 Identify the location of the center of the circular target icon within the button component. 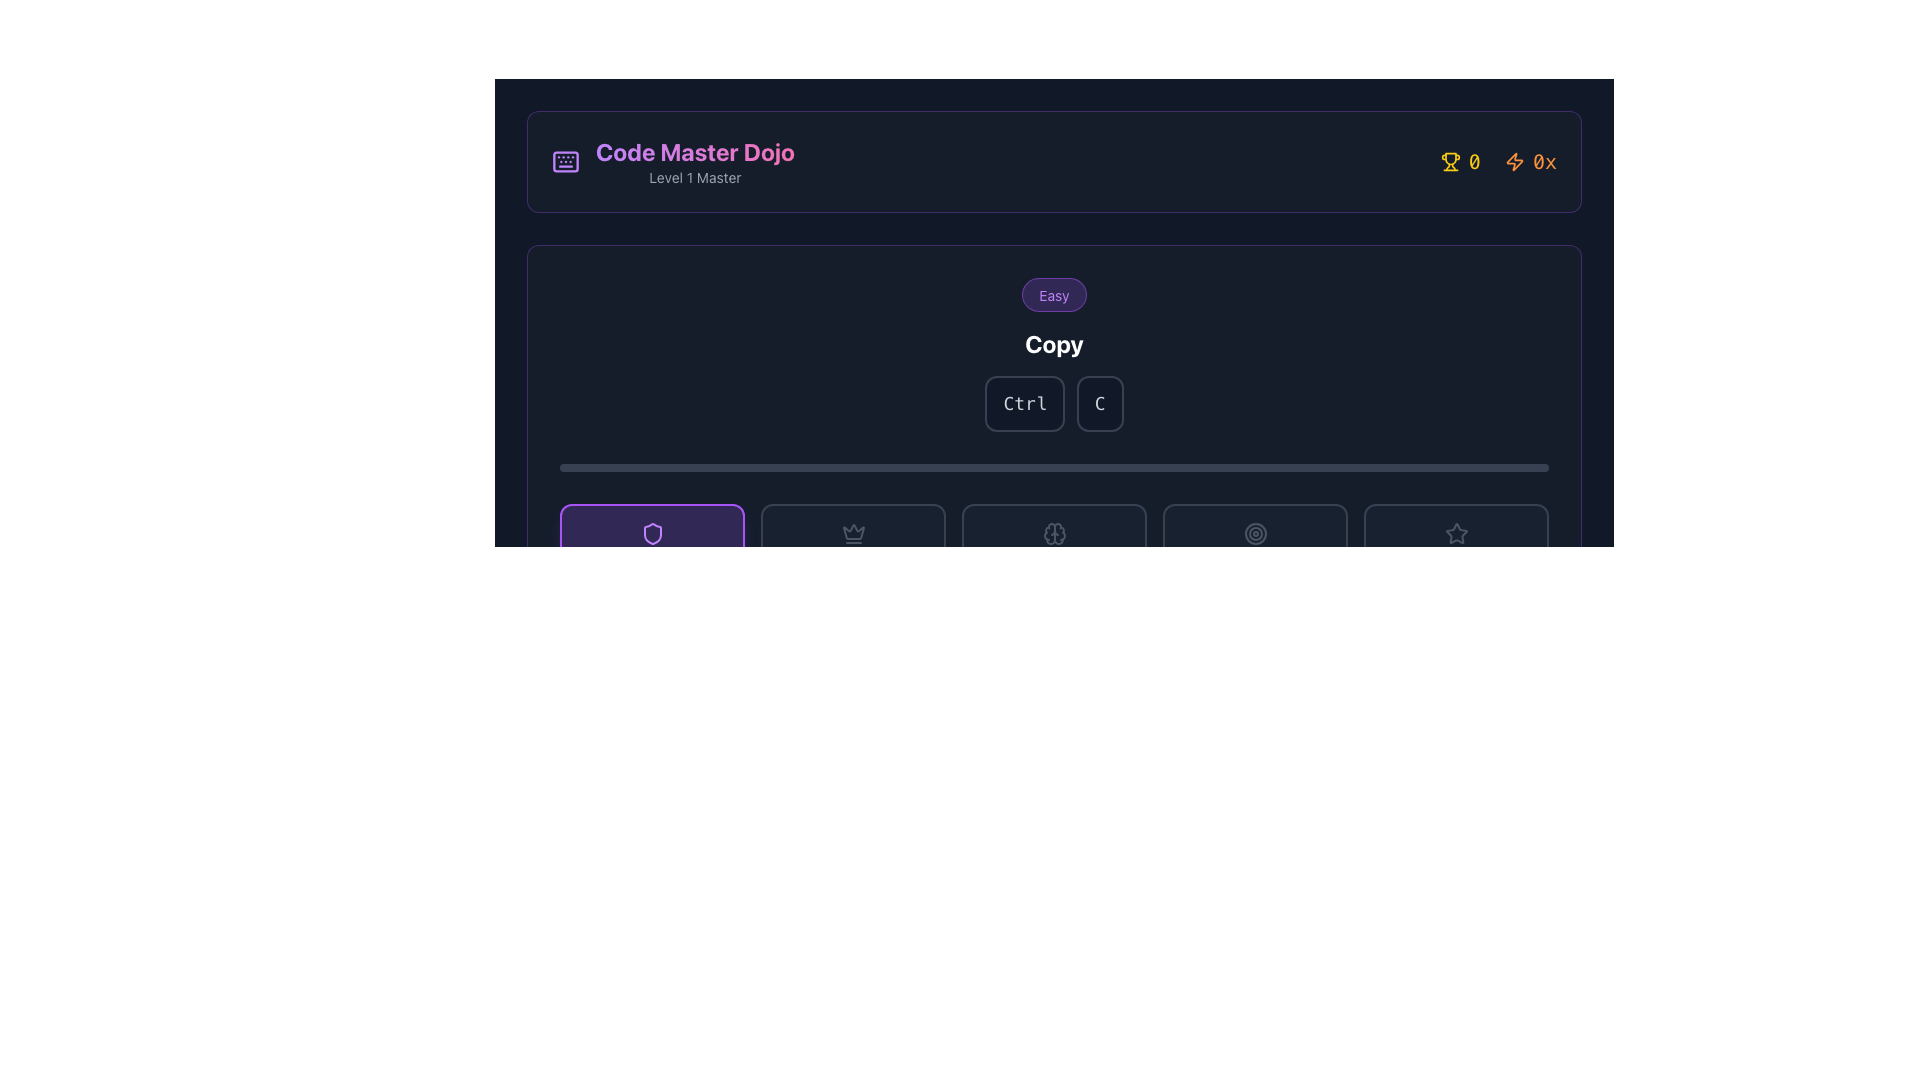
(1254, 532).